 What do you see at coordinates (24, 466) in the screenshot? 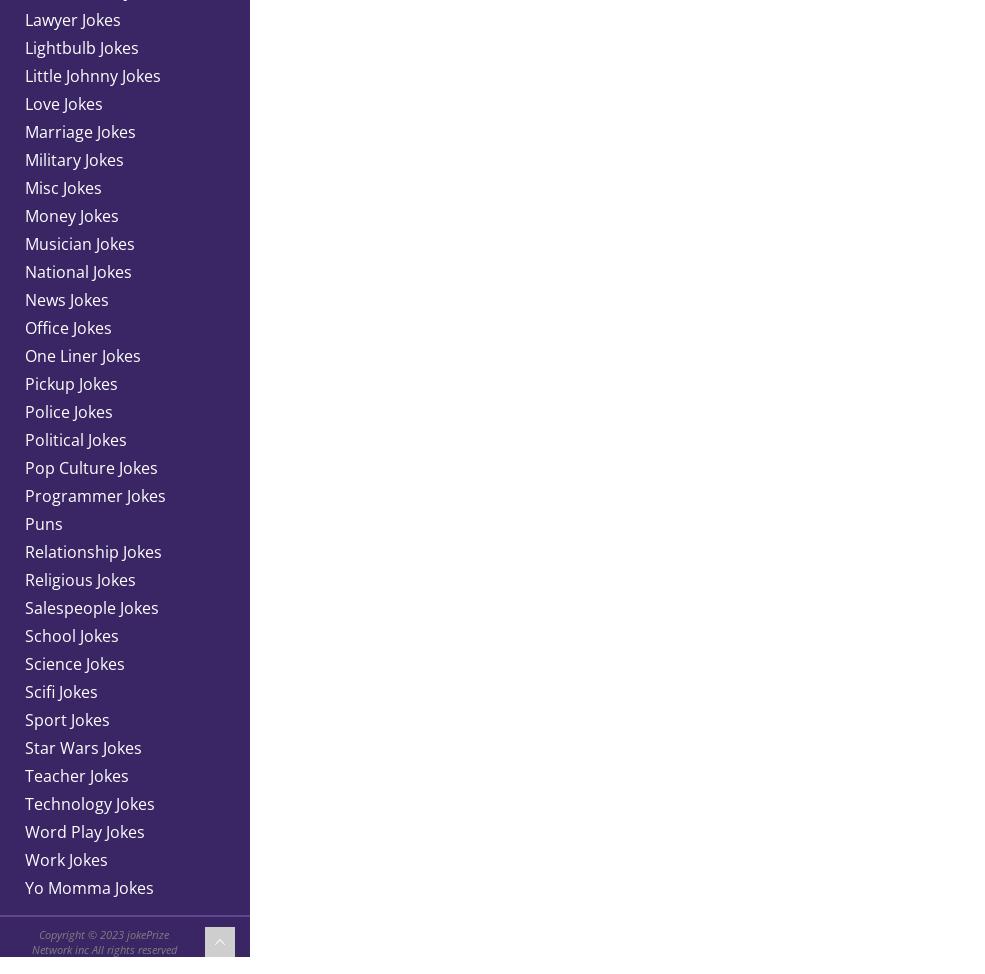
I see `'Pop Culture Jokes'` at bounding box center [24, 466].